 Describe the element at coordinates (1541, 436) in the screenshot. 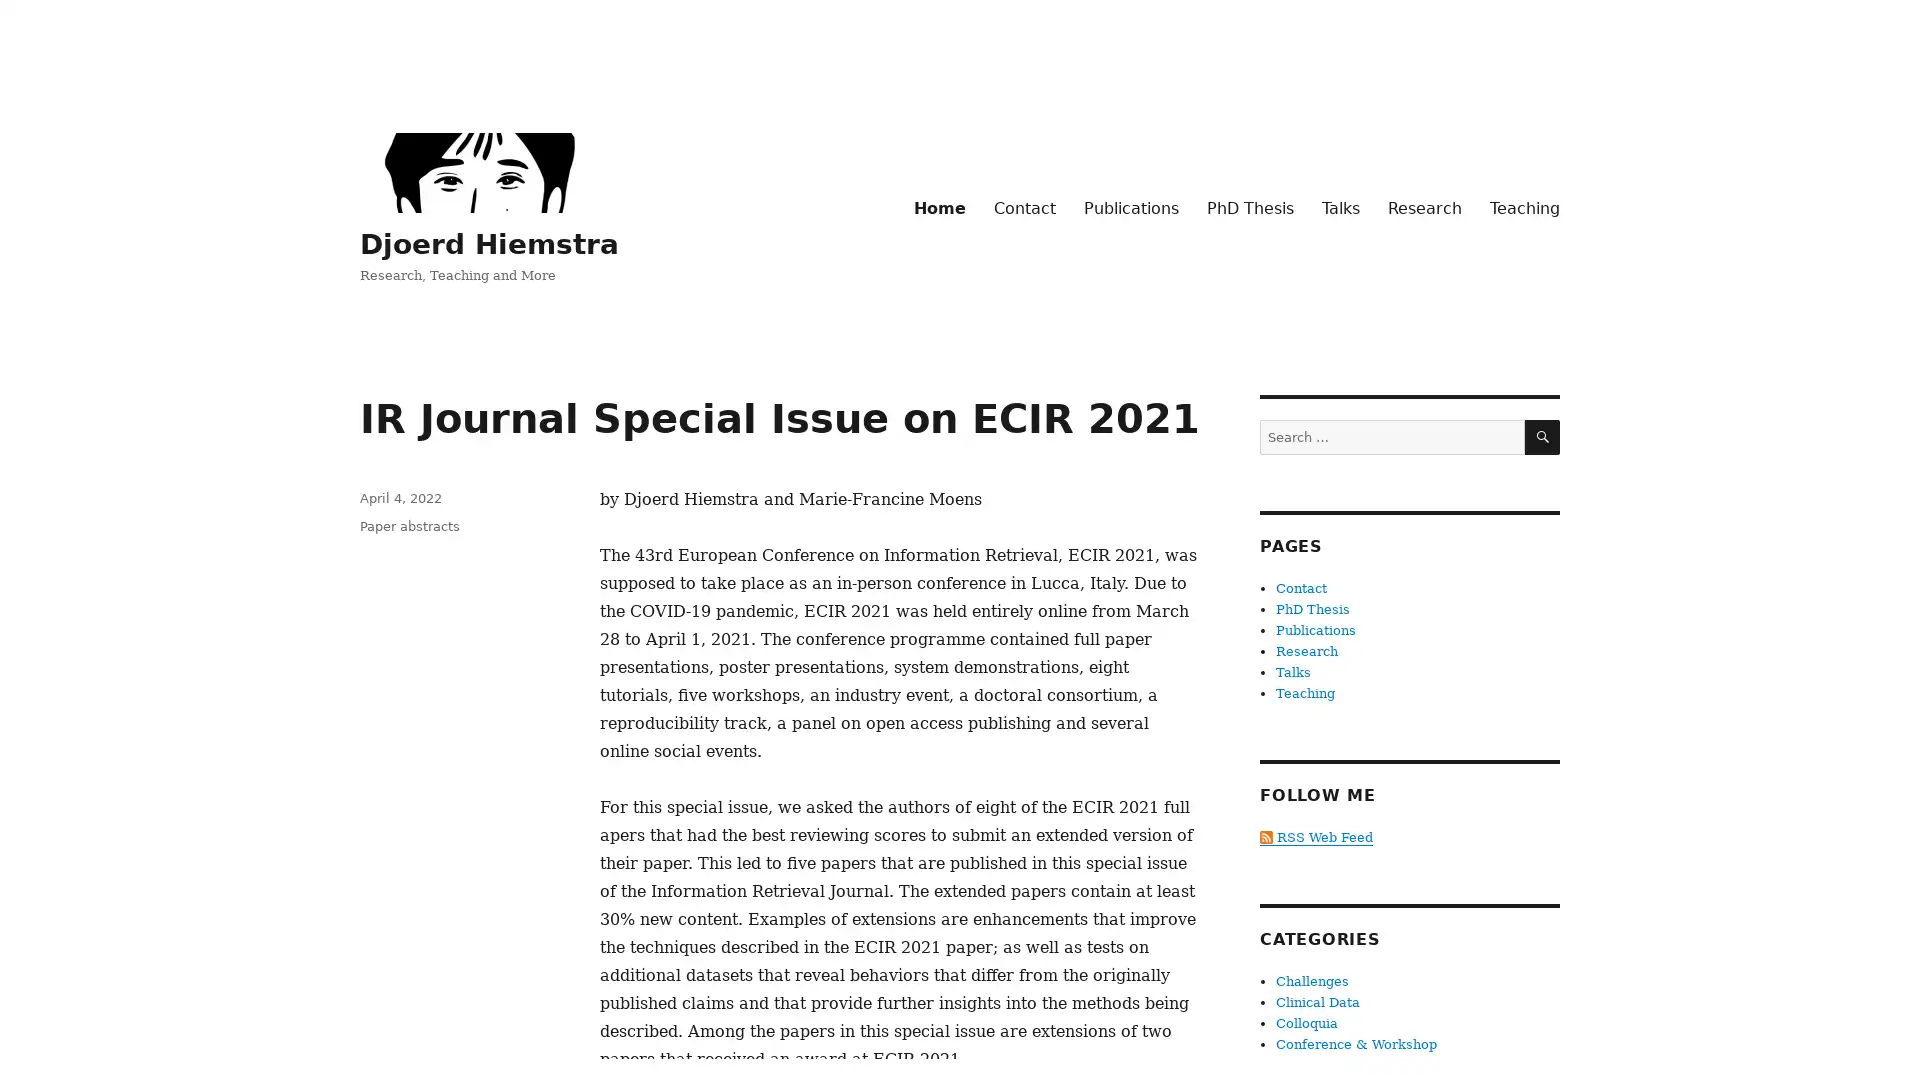

I see `SEARCH` at that location.